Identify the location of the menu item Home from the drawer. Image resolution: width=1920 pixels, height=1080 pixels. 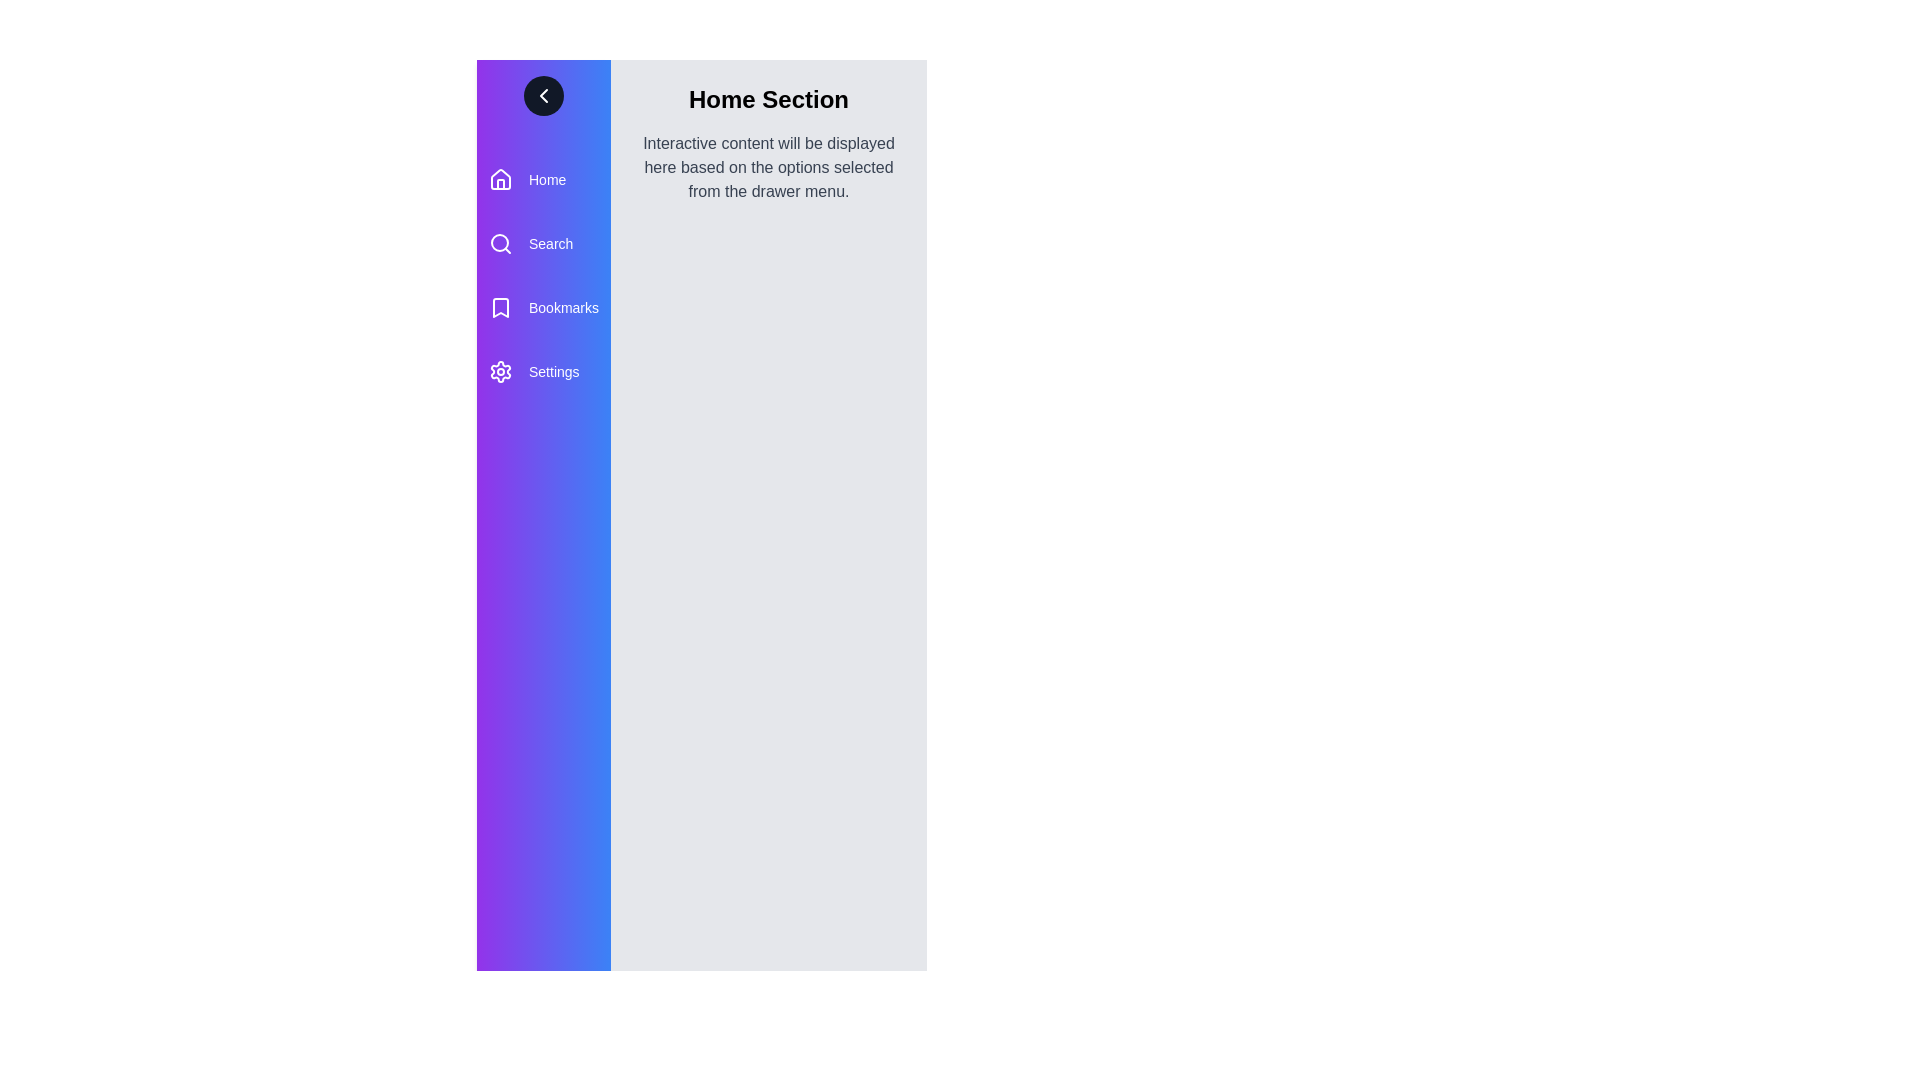
(543, 180).